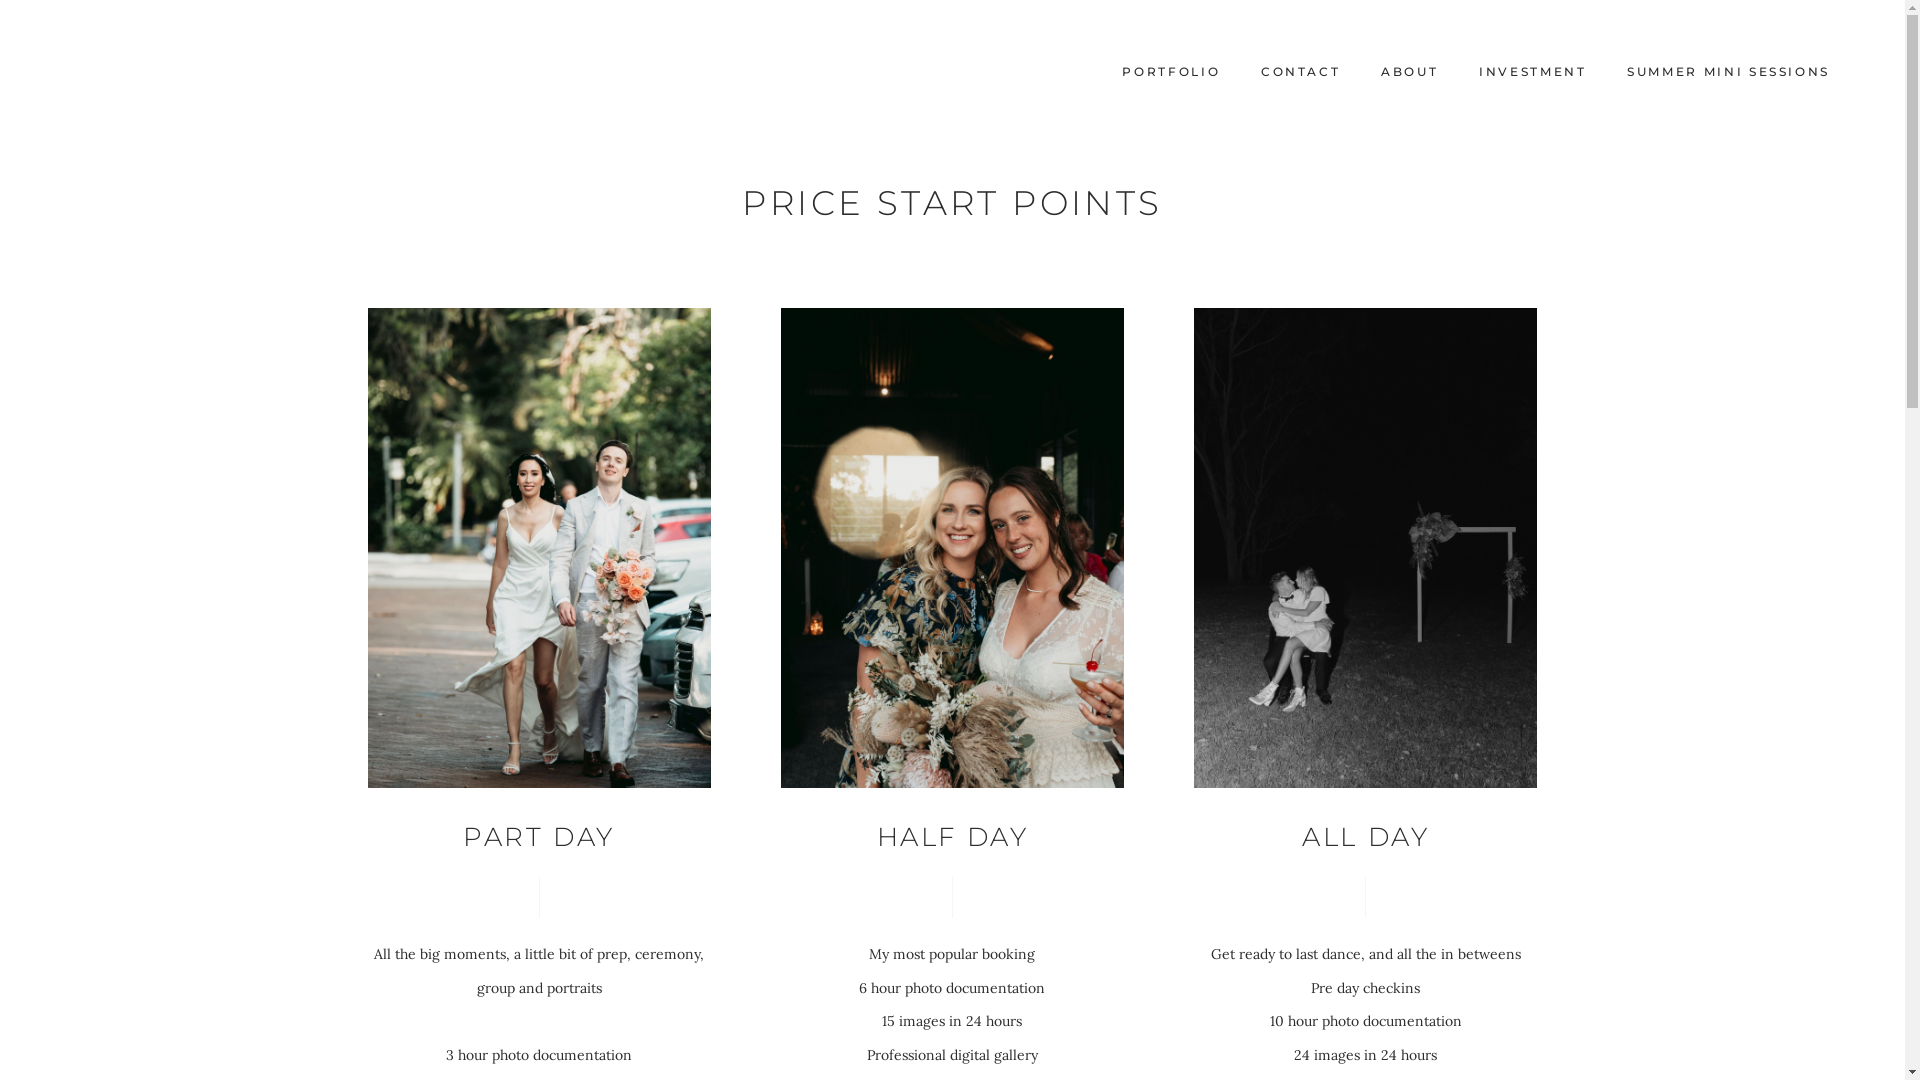 The width and height of the screenshot is (1920, 1080). What do you see at coordinates (1171, 71) in the screenshot?
I see `'PORTFOLIO'` at bounding box center [1171, 71].